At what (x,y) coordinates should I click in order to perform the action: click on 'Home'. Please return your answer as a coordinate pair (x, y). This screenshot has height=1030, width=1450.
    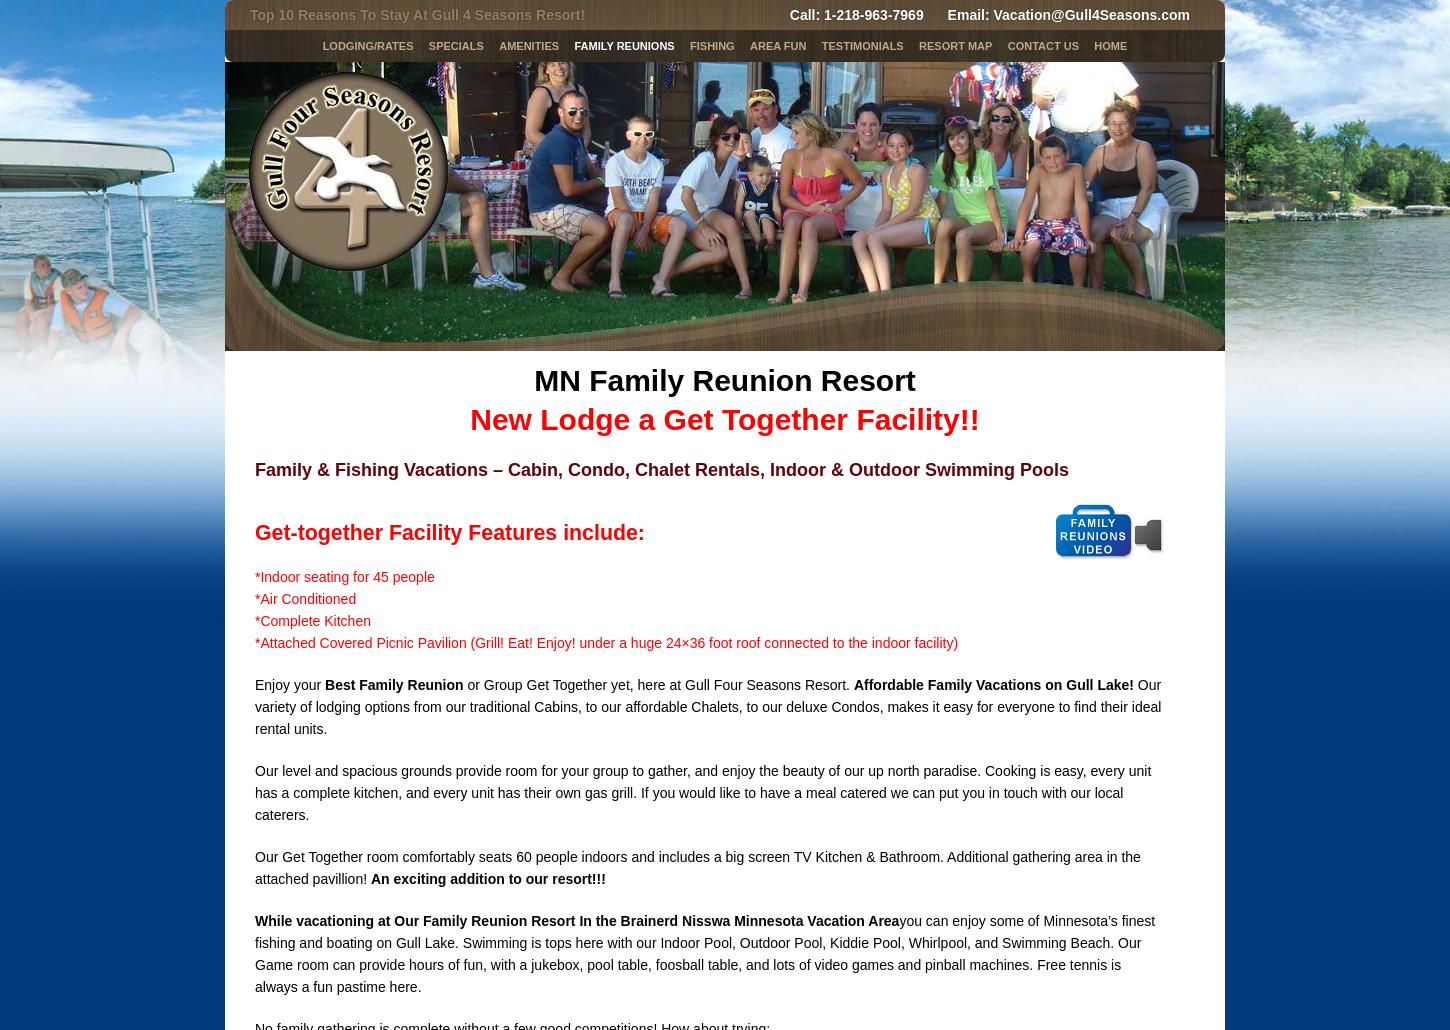
    Looking at the image, I should click on (1109, 46).